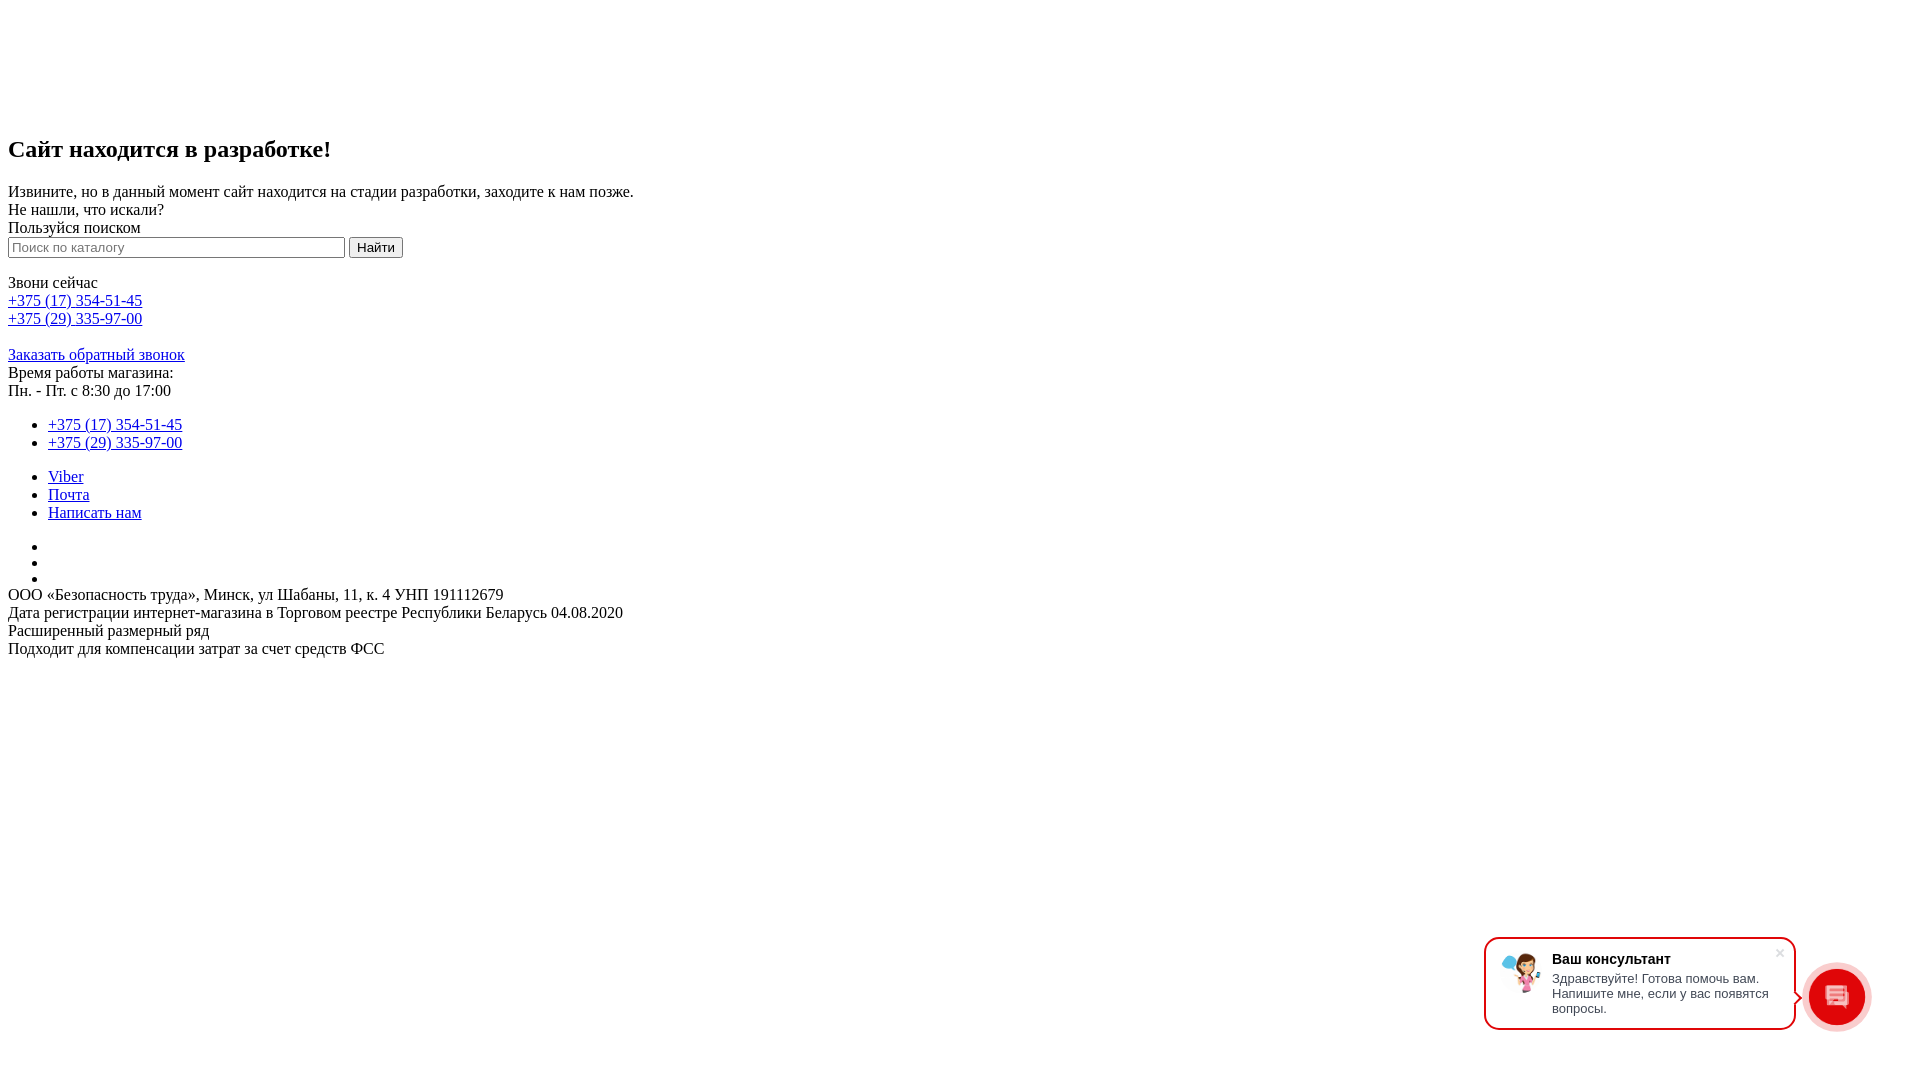  Describe the element at coordinates (8, 317) in the screenshot. I see `'+375 (29) 335-97-00'` at that location.